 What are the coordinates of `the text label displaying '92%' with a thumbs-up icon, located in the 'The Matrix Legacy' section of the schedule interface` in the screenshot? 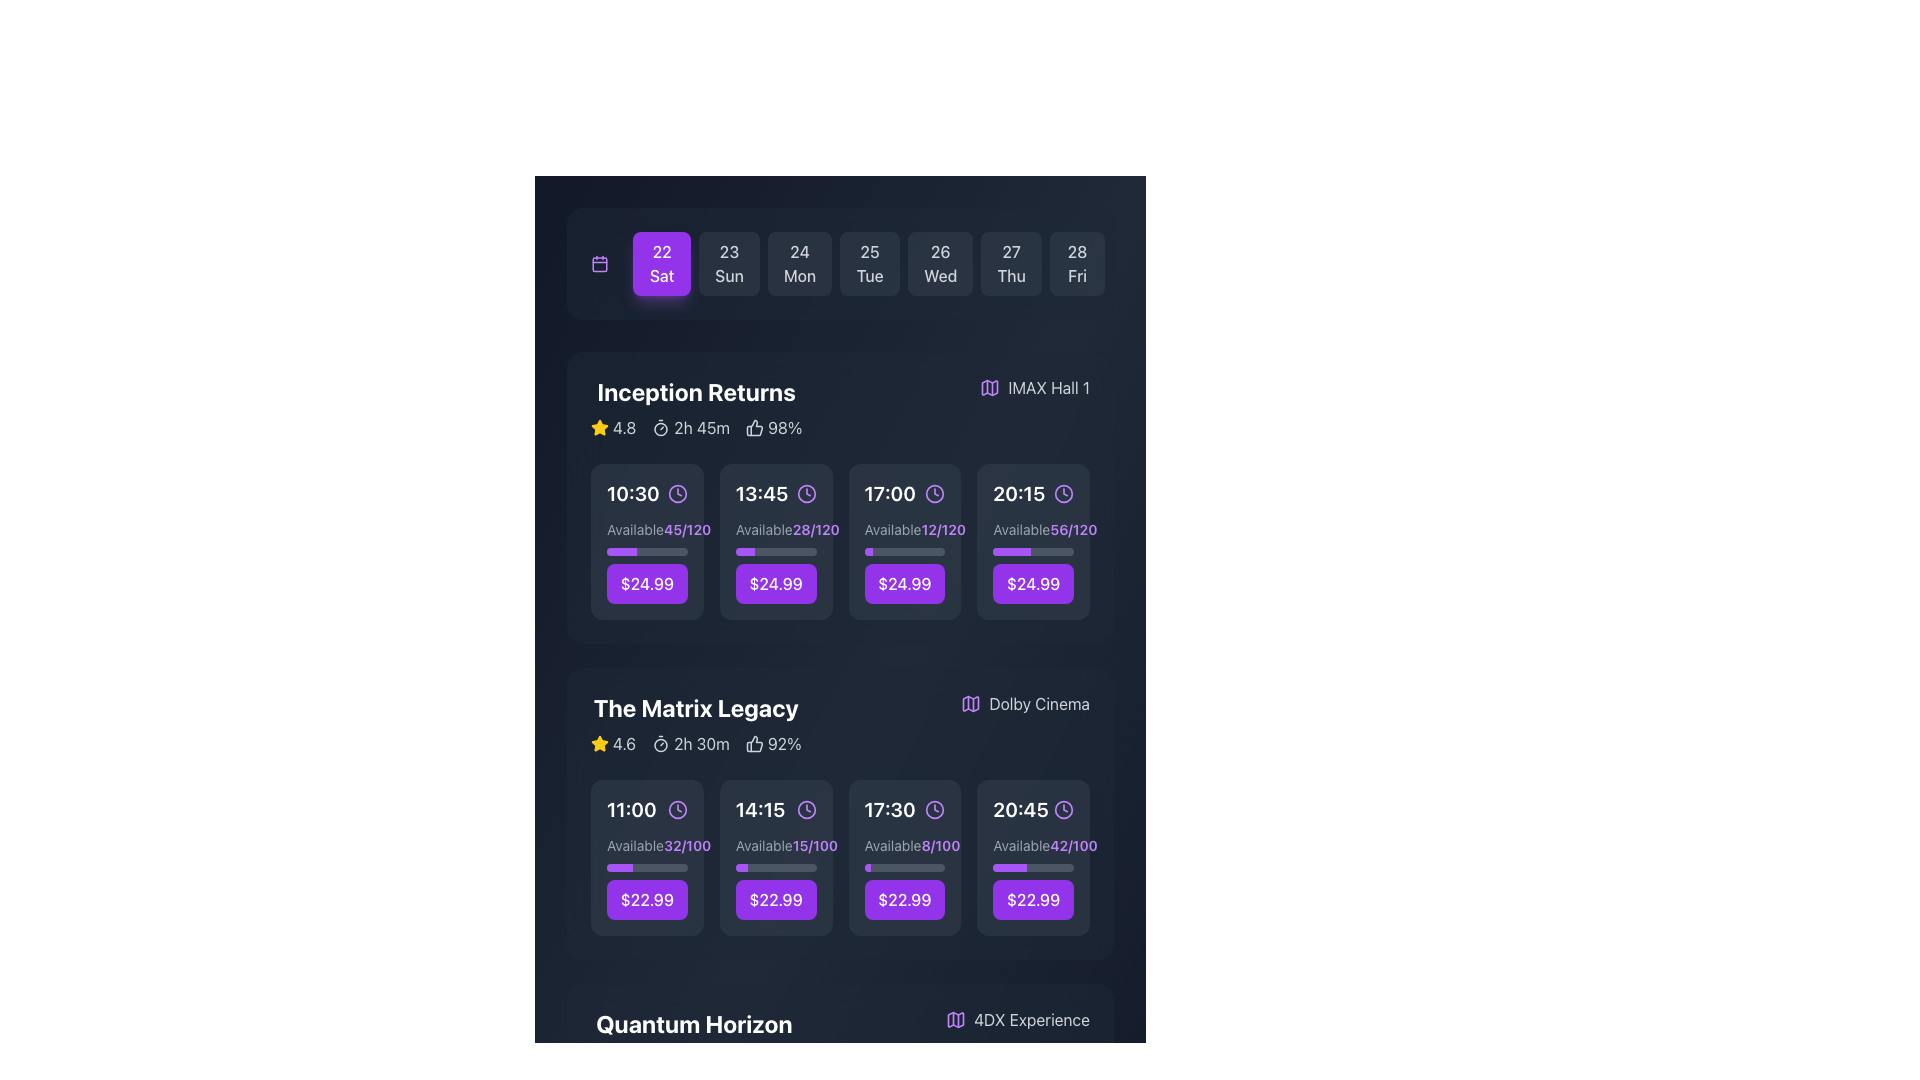 It's located at (772, 744).